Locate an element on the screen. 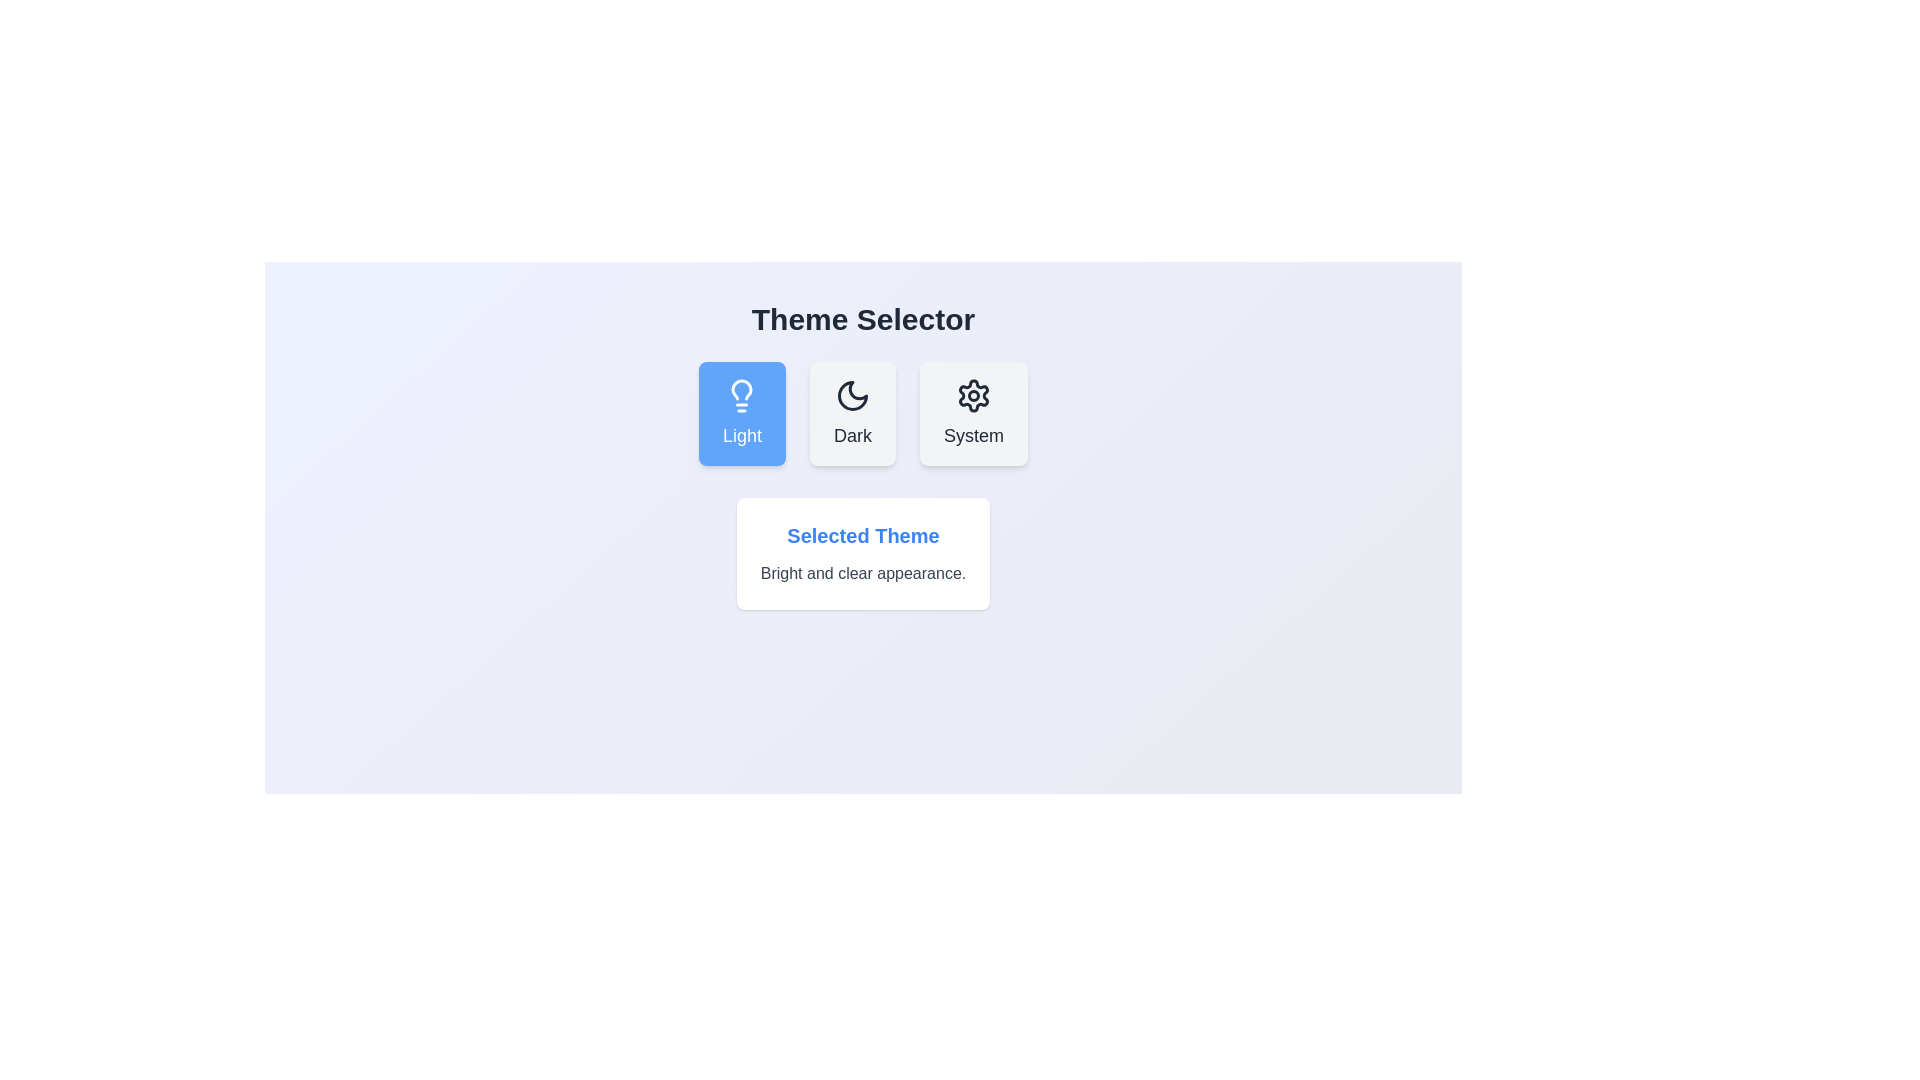 This screenshot has height=1080, width=1920. the theme option Light to observe its hover effect is located at coordinates (741, 412).